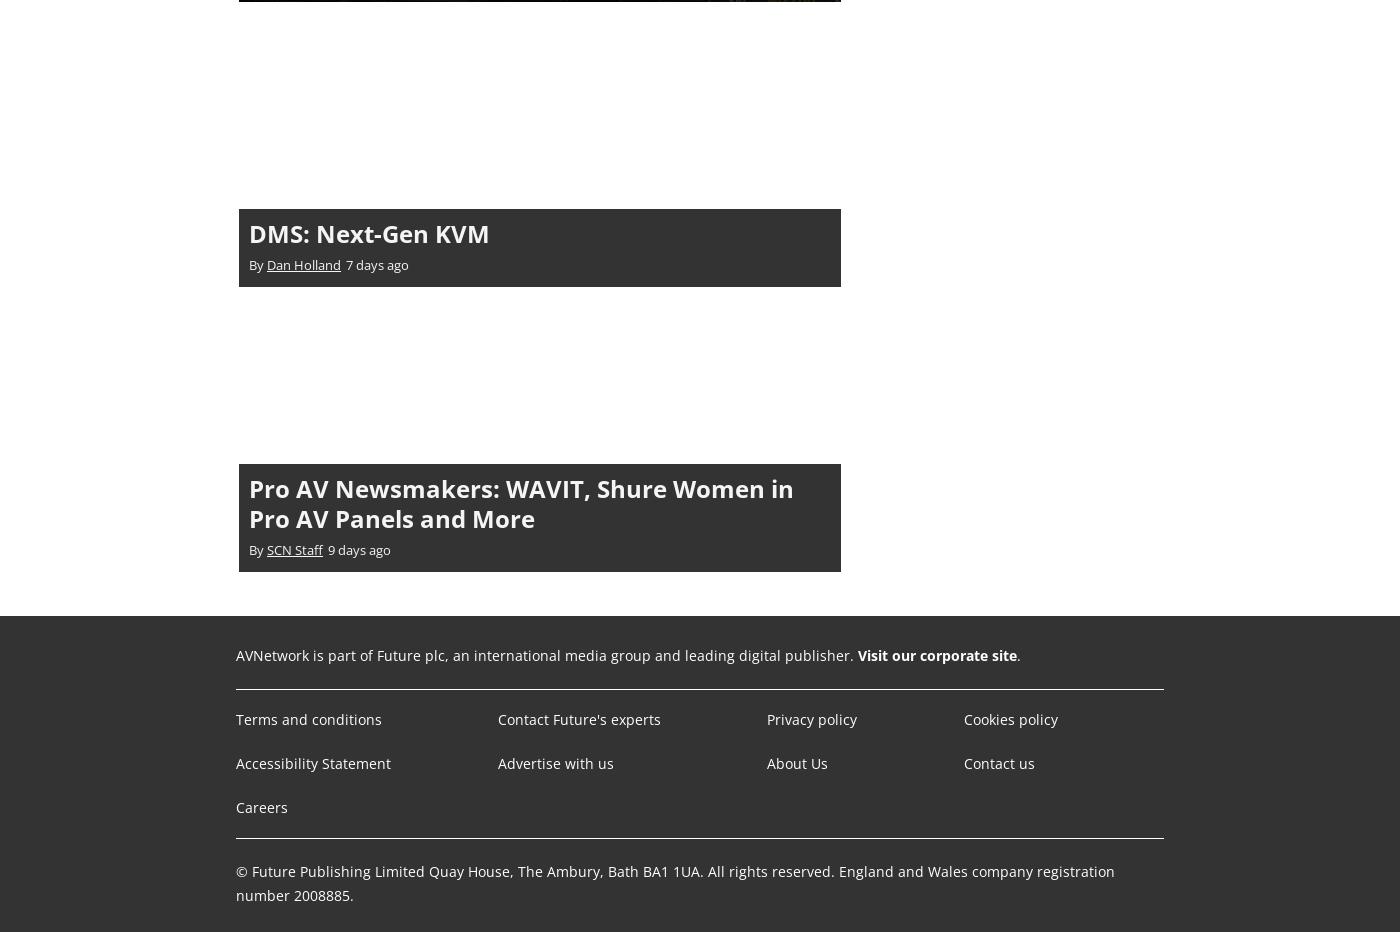 The height and width of the screenshot is (932, 1400). I want to click on 'Advertise with us', so click(554, 762).